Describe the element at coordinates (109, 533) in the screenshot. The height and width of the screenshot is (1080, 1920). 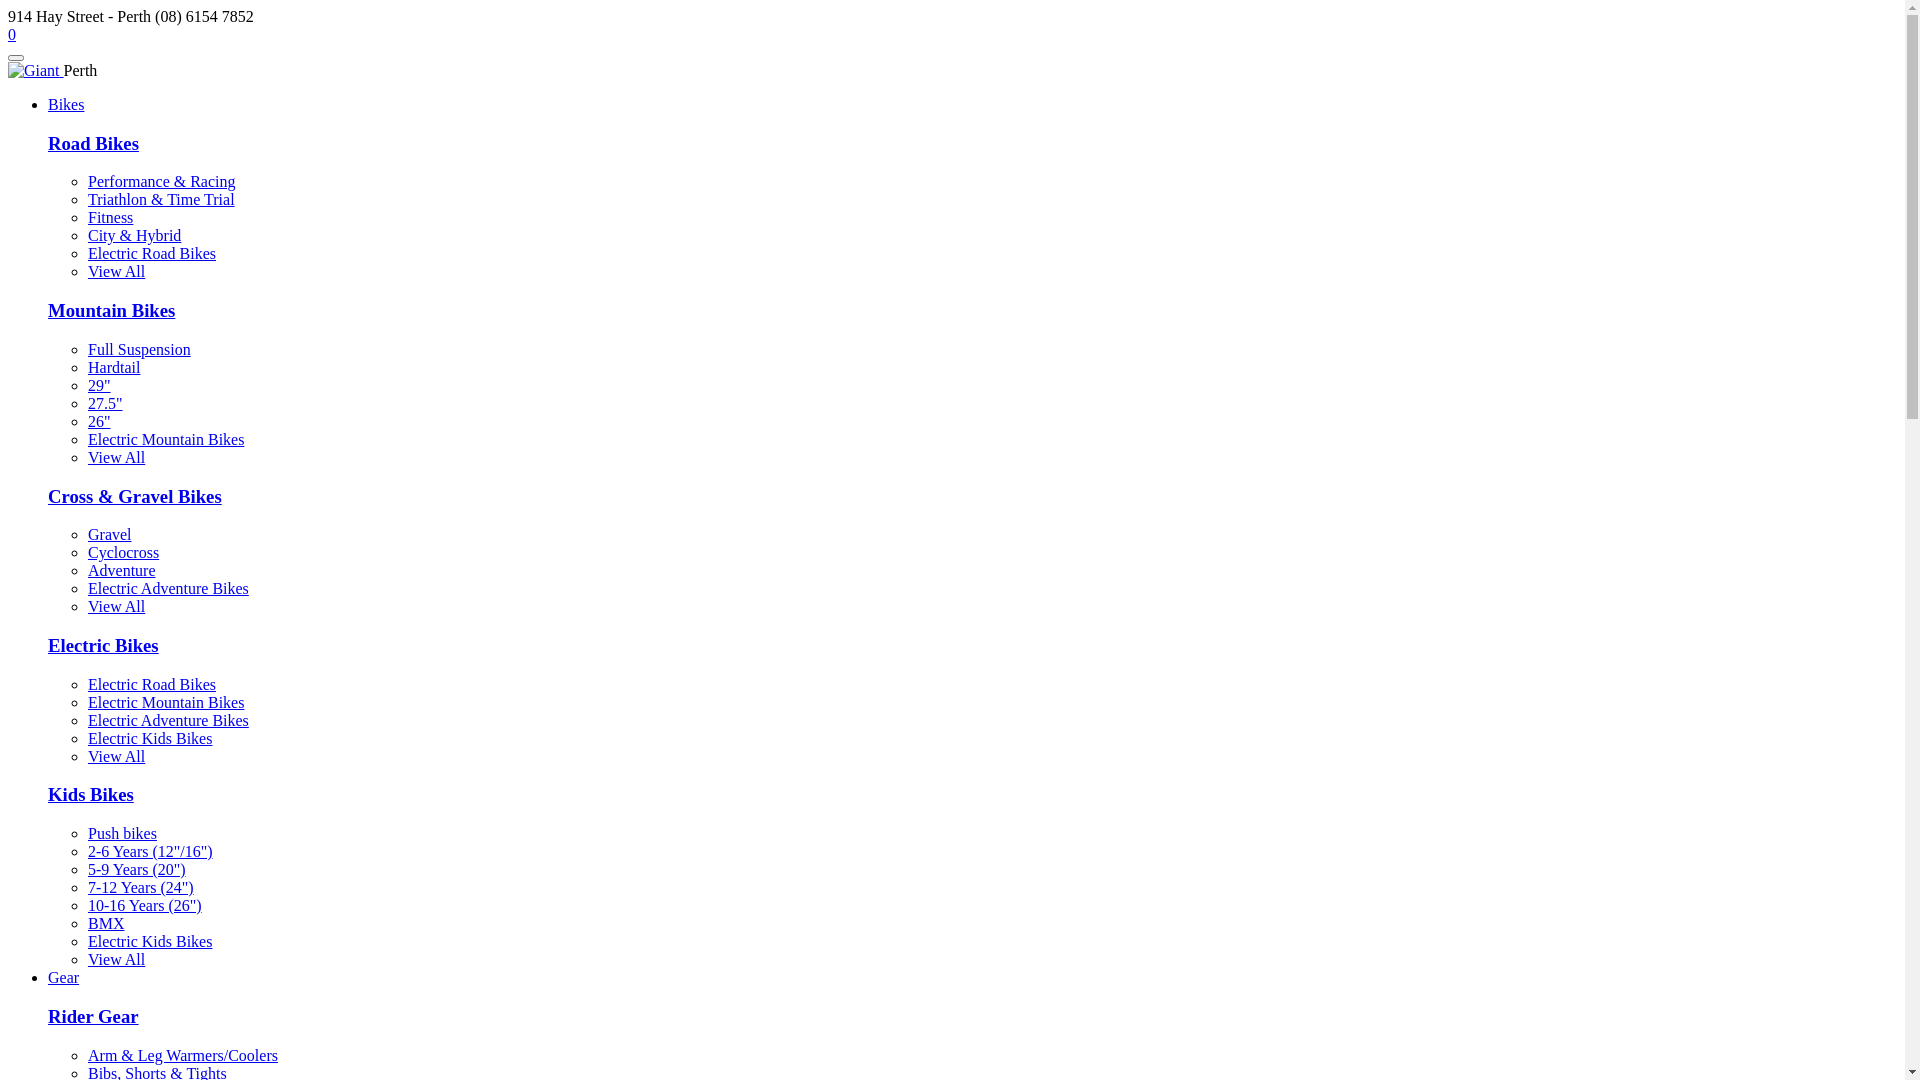
I see `'Gravel'` at that location.